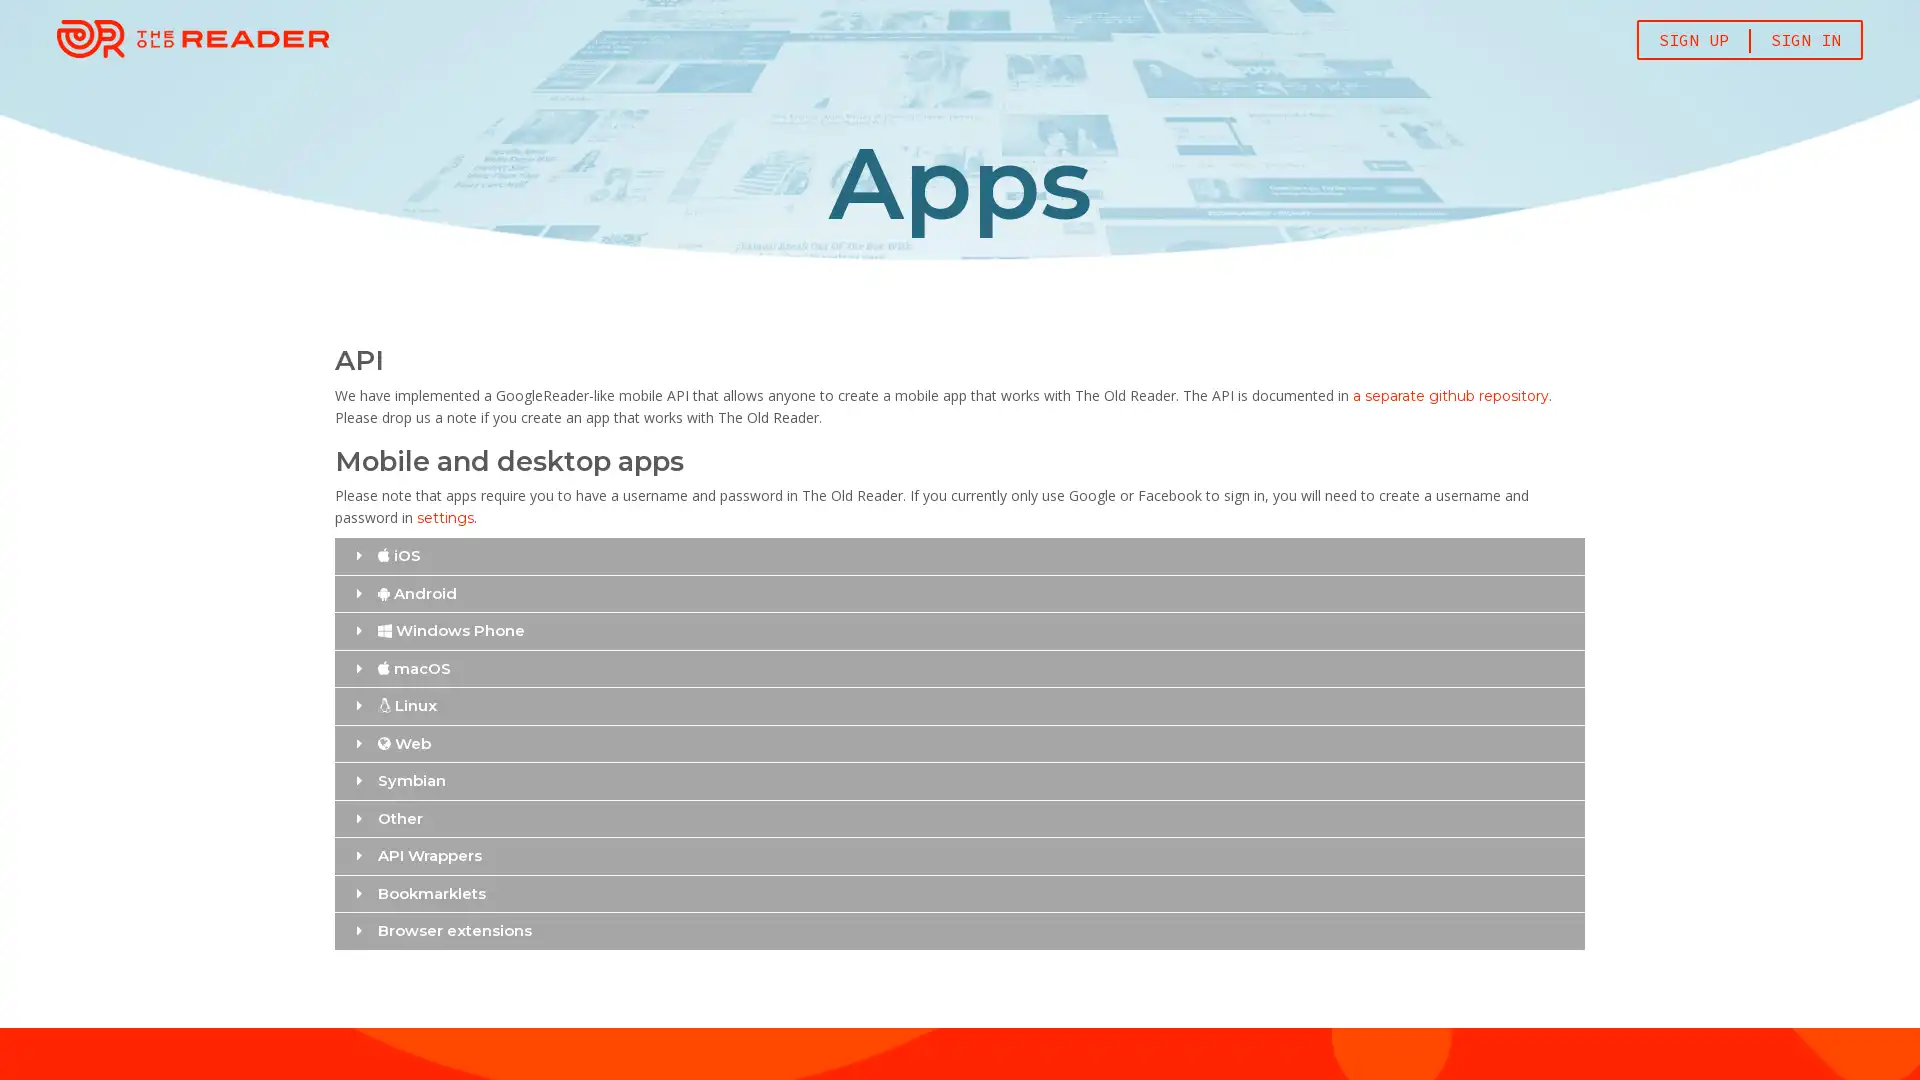  What do you see at coordinates (958, 743) in the screenshot?
I see `Web` at bounding box center [958, 743].